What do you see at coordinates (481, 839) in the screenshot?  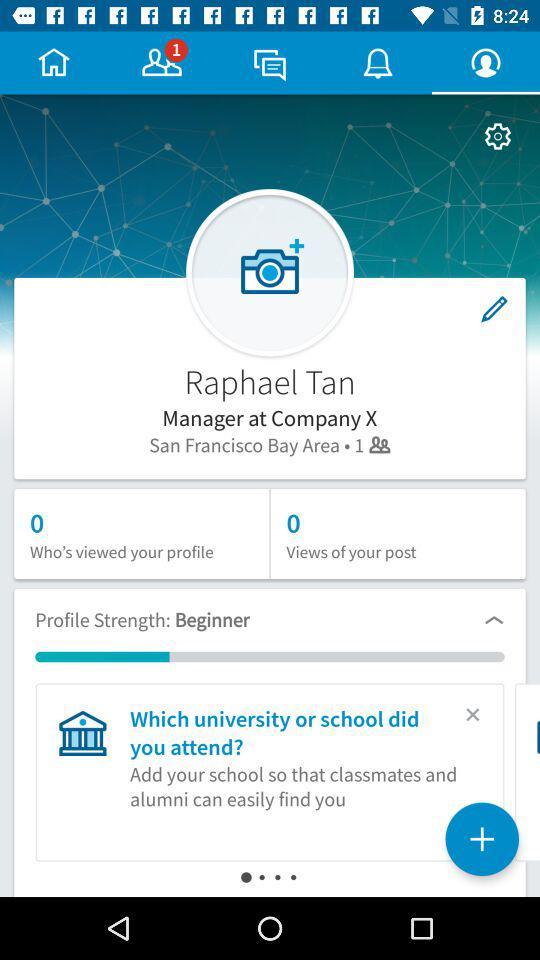 I see `the add icon` at bounding box center [481, 839].